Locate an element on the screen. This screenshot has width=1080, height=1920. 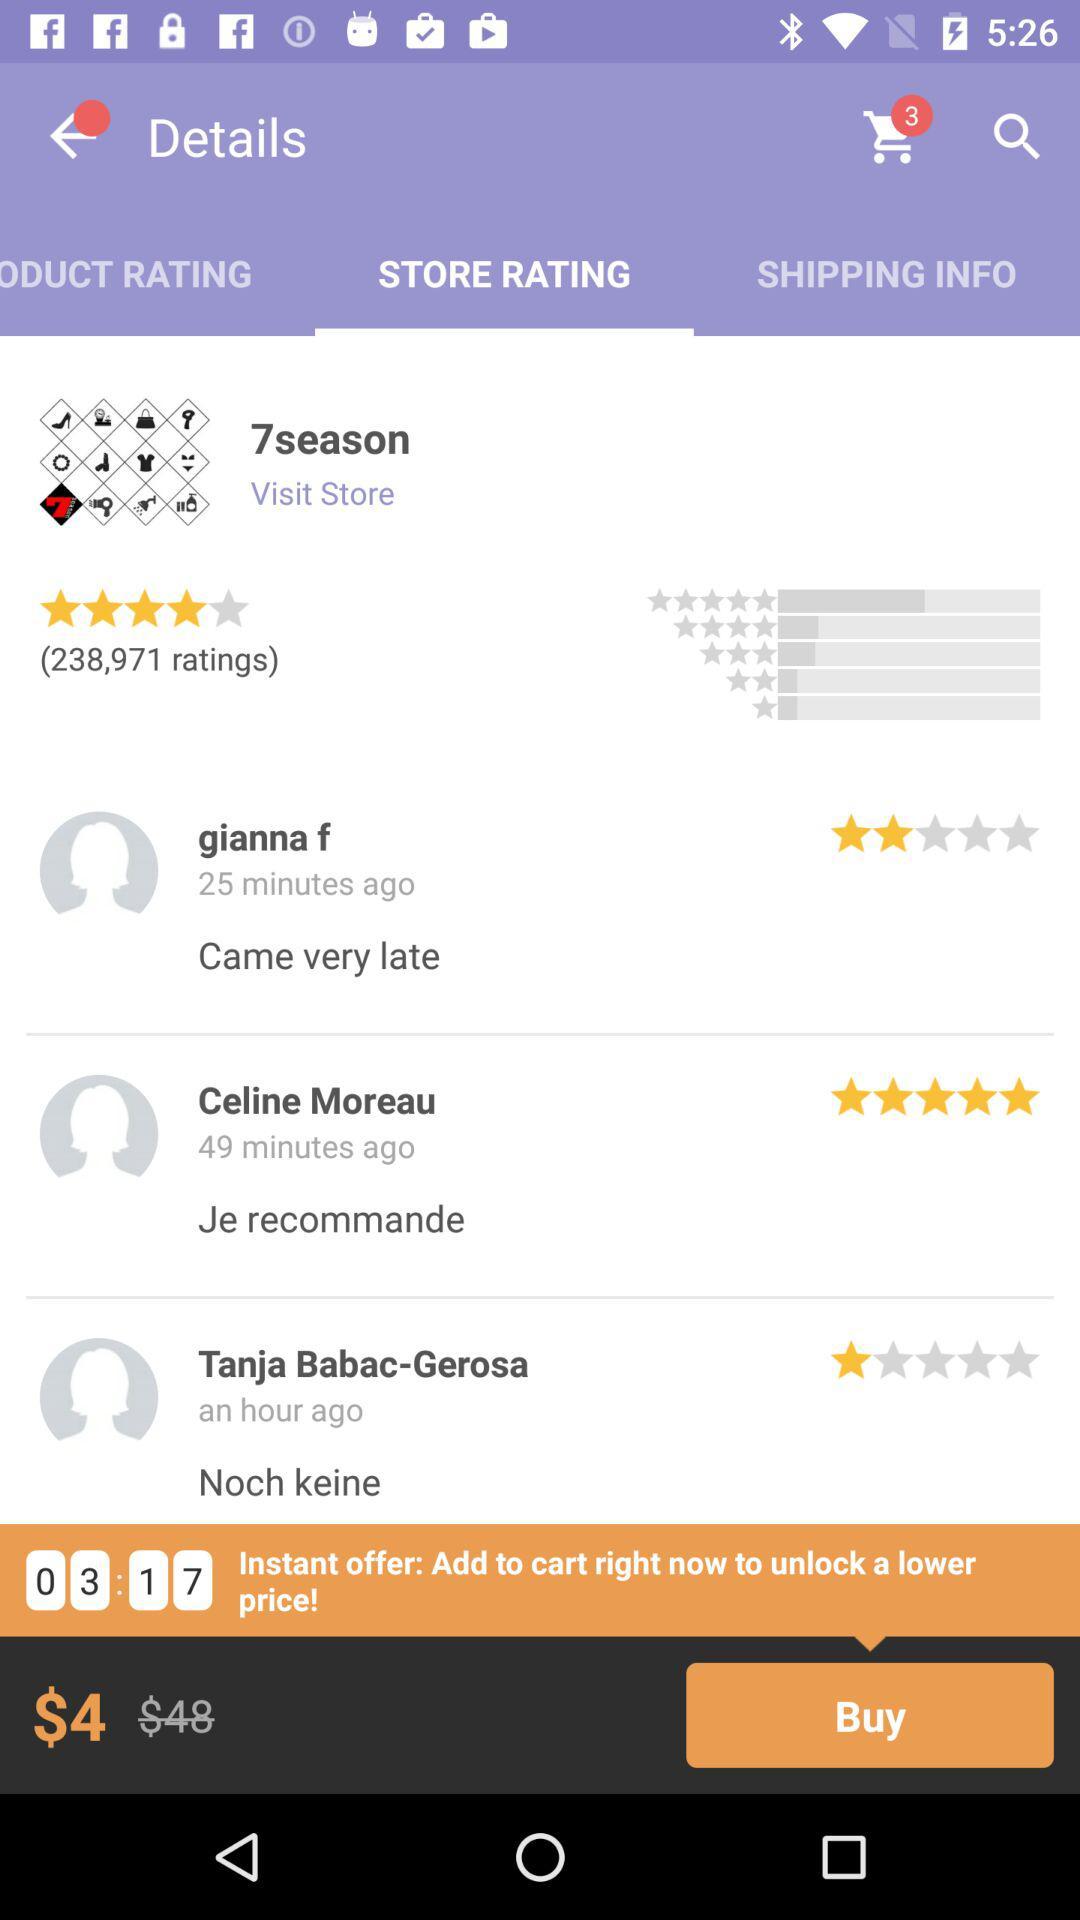
buy item is located at coordinates (869, 1714).